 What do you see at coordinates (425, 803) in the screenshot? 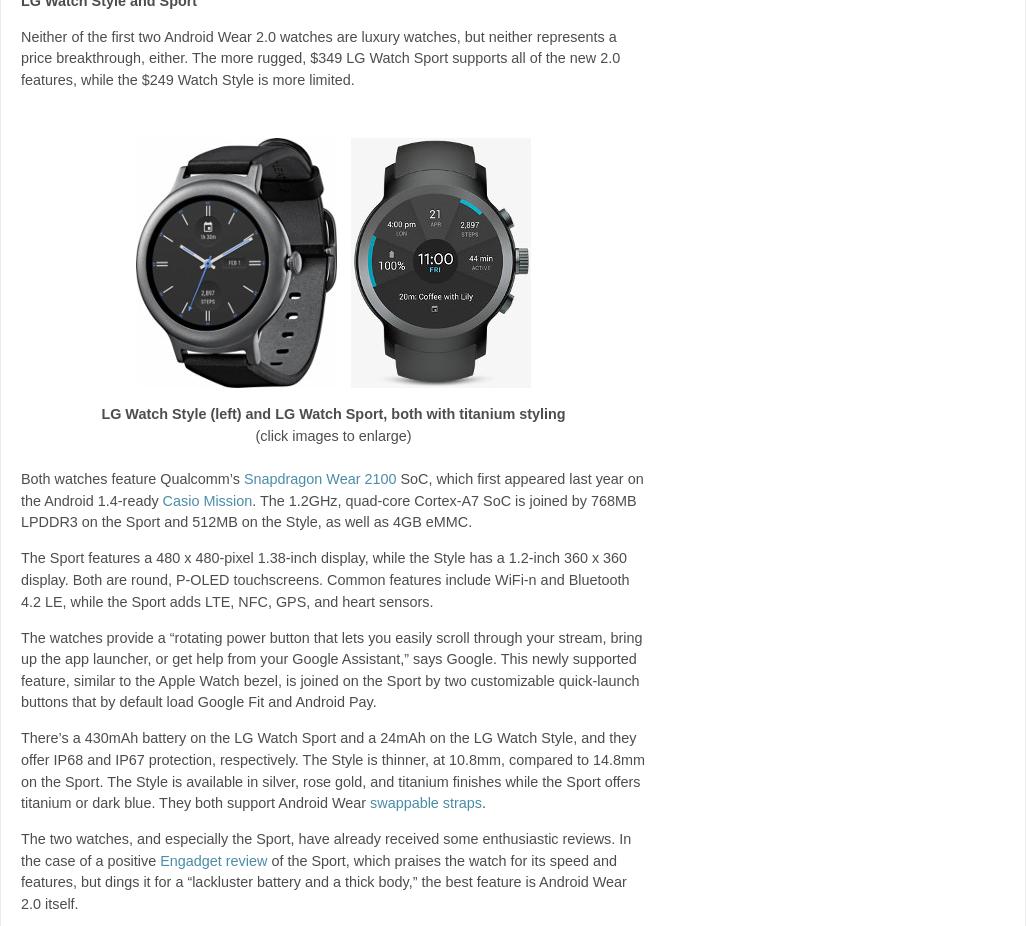
I see `'swappable straps'` at bounding box center [425, 803].